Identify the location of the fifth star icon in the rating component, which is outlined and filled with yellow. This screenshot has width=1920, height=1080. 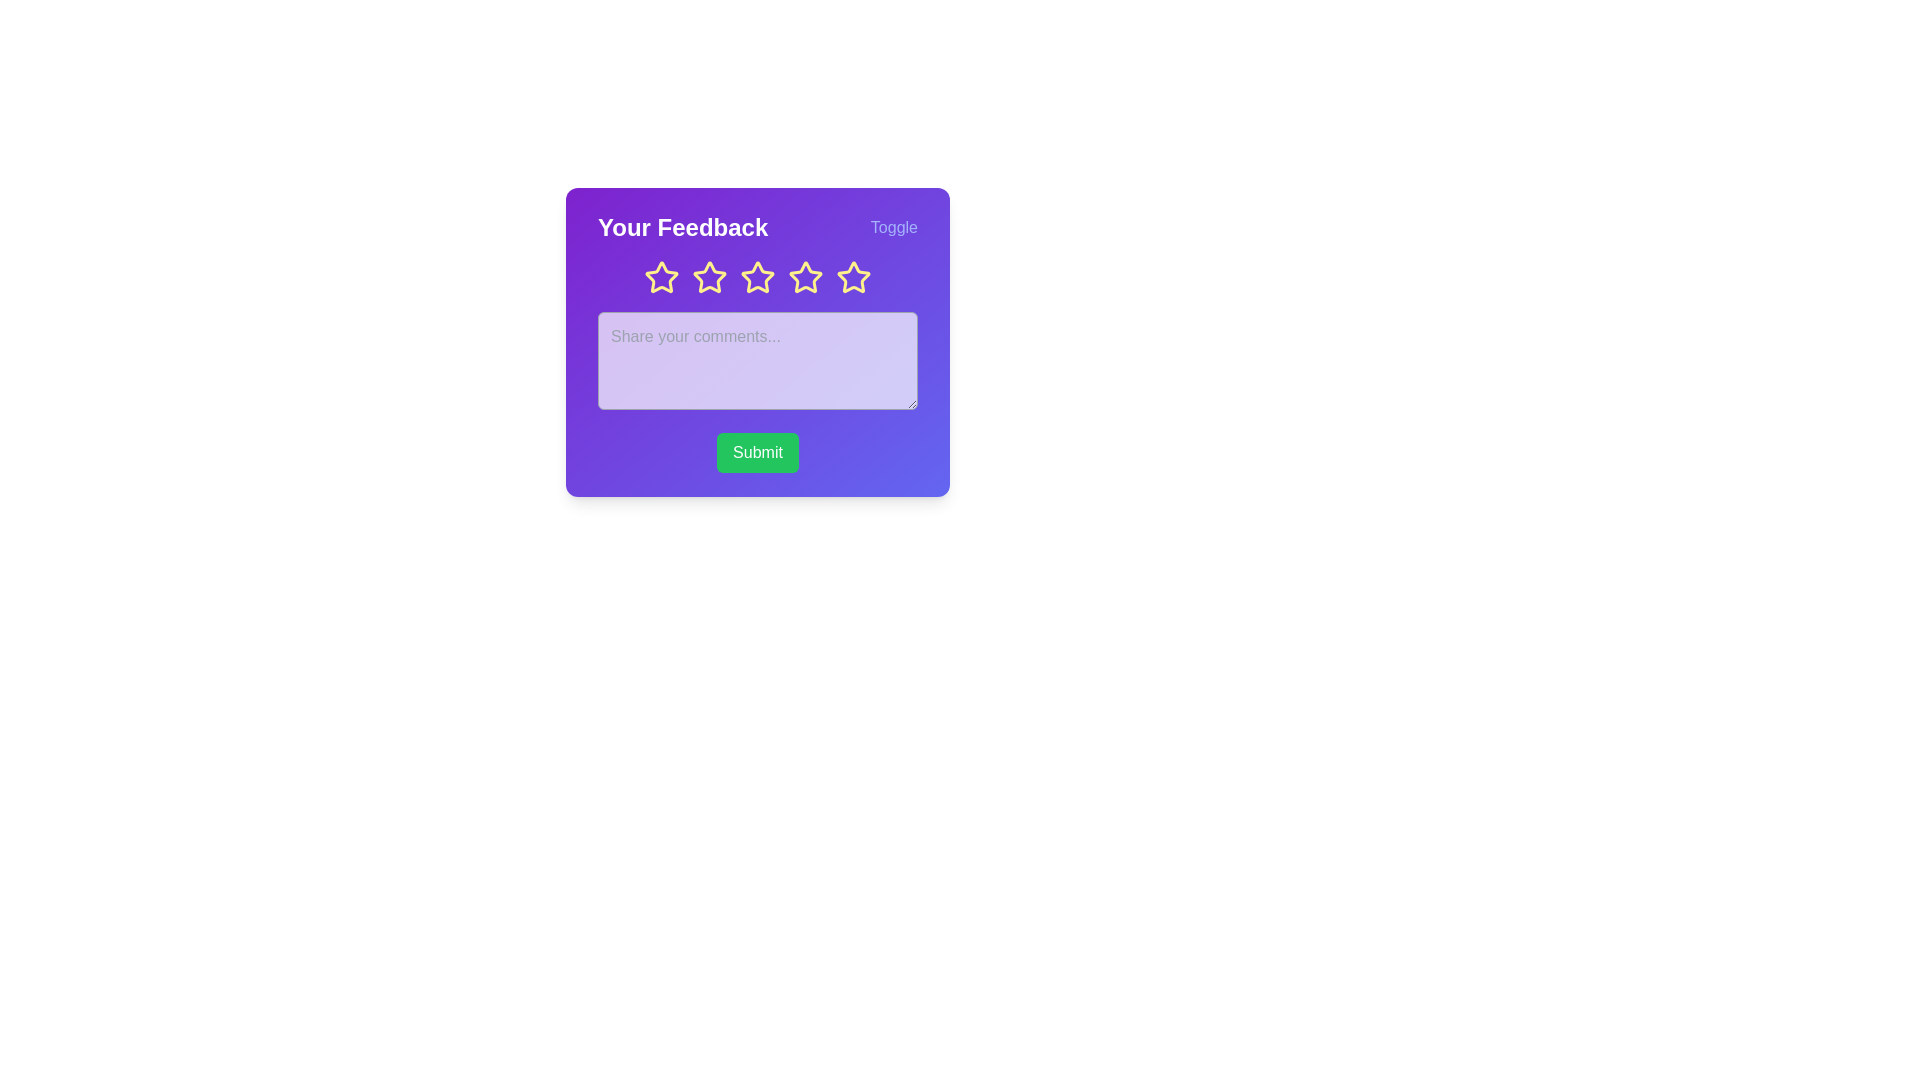
(854, 277).